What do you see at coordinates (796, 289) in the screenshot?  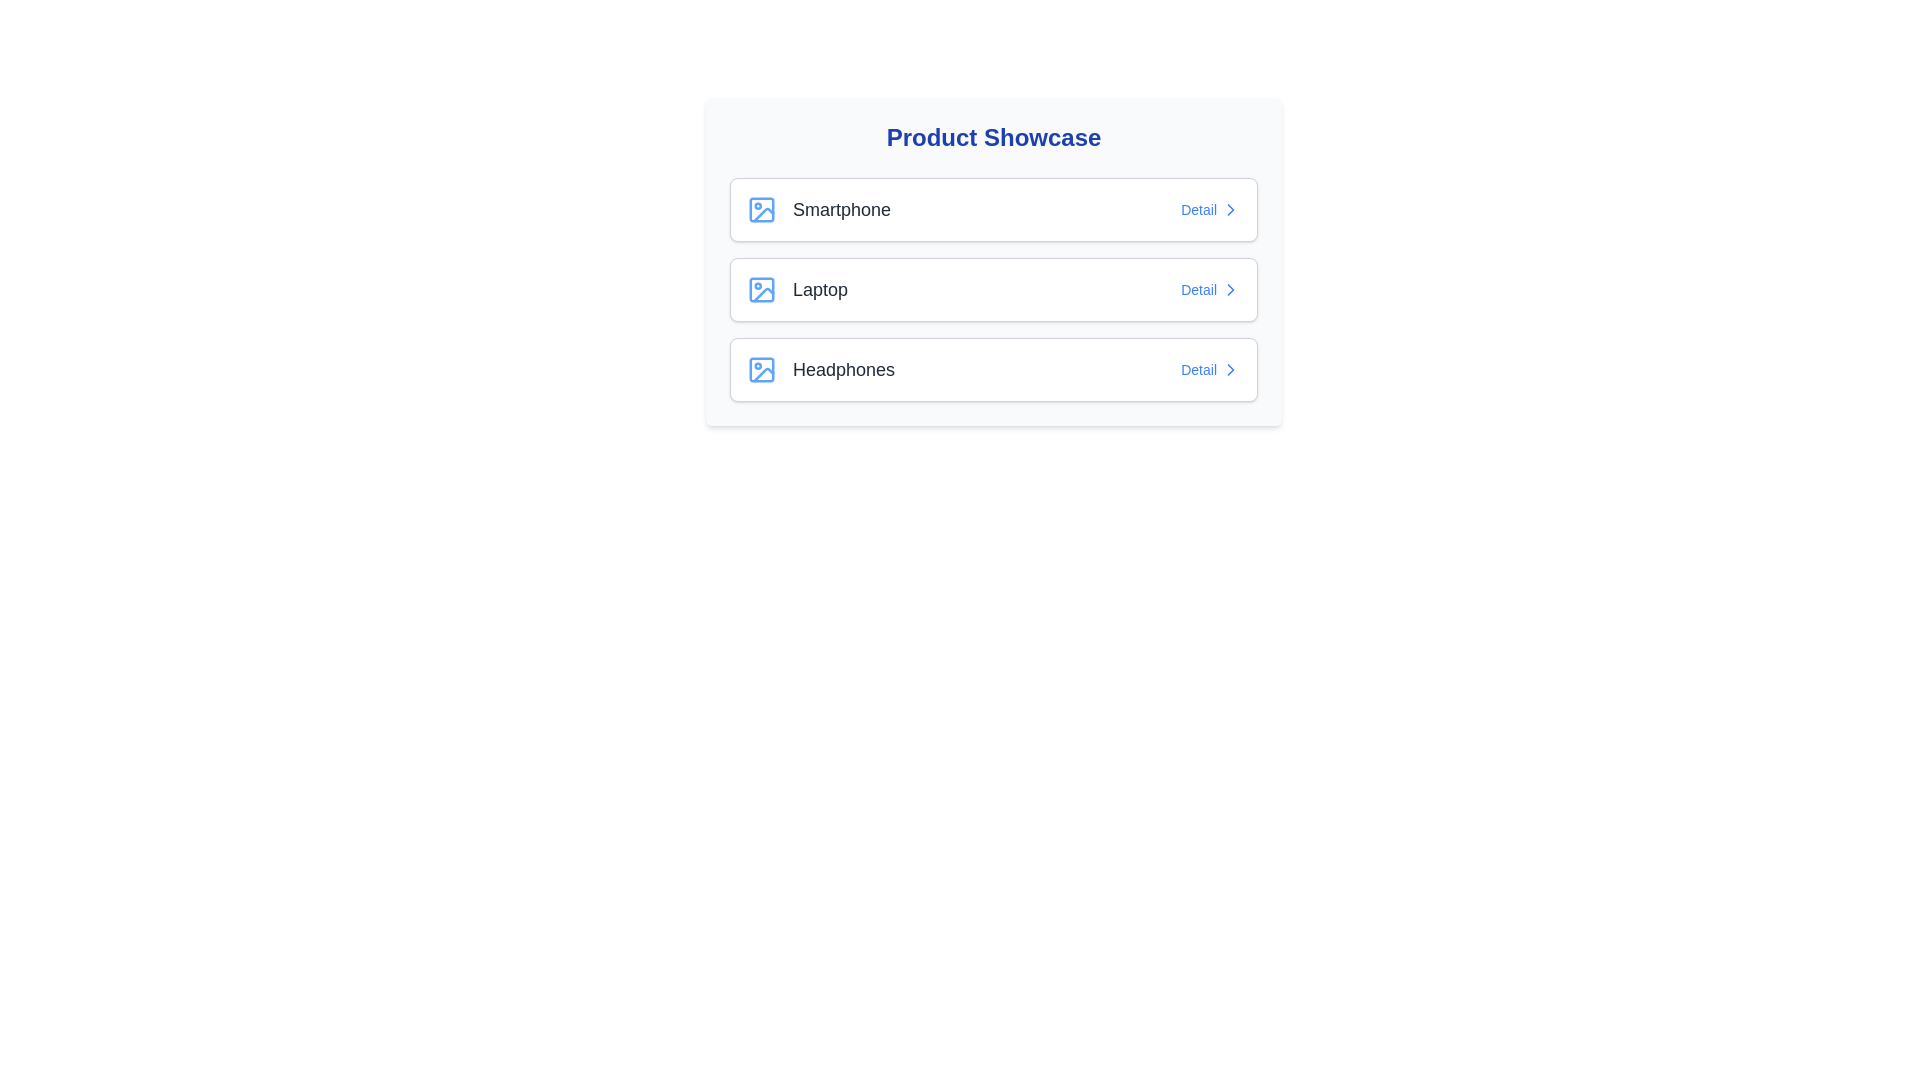 I see `the text description of the product Laptop for copying` at bounding box center [796, 289].